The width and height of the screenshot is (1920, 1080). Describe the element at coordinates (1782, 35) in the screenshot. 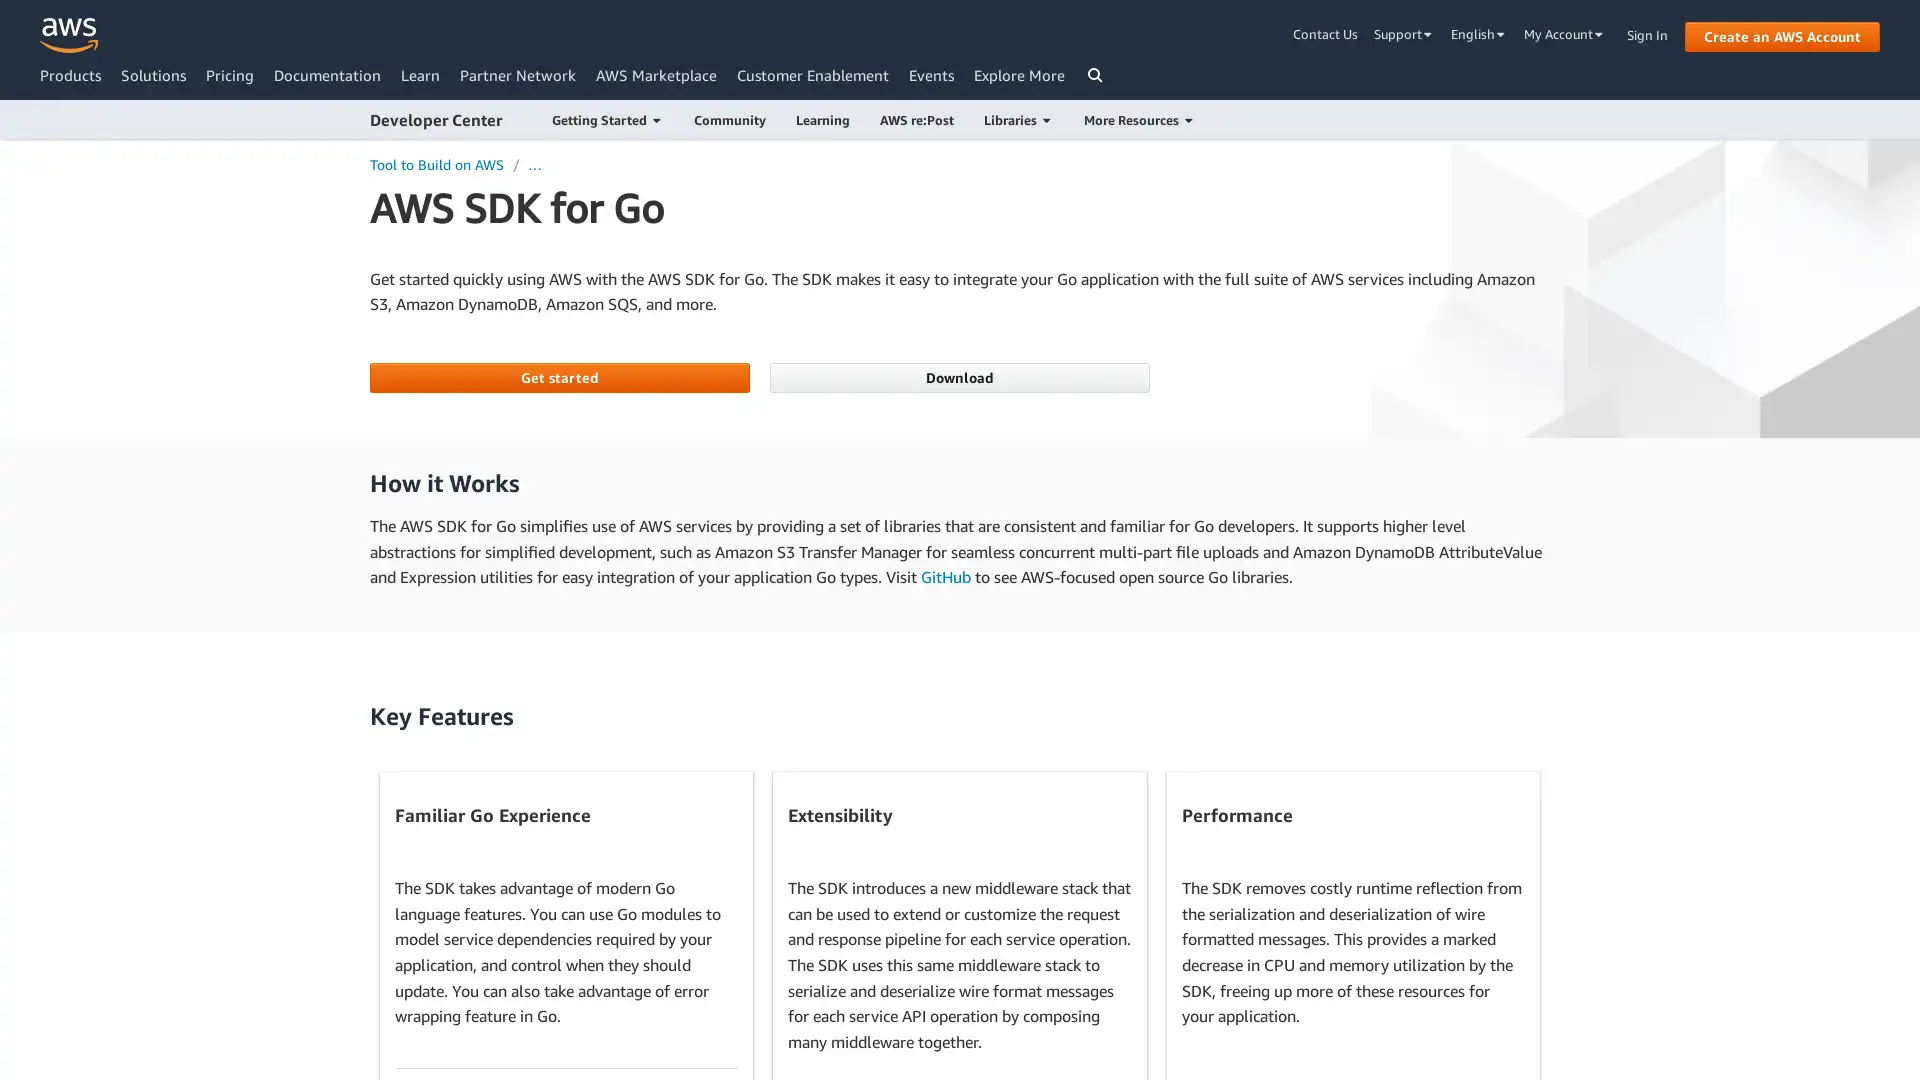

I see `Create an AWS Account` at that location.